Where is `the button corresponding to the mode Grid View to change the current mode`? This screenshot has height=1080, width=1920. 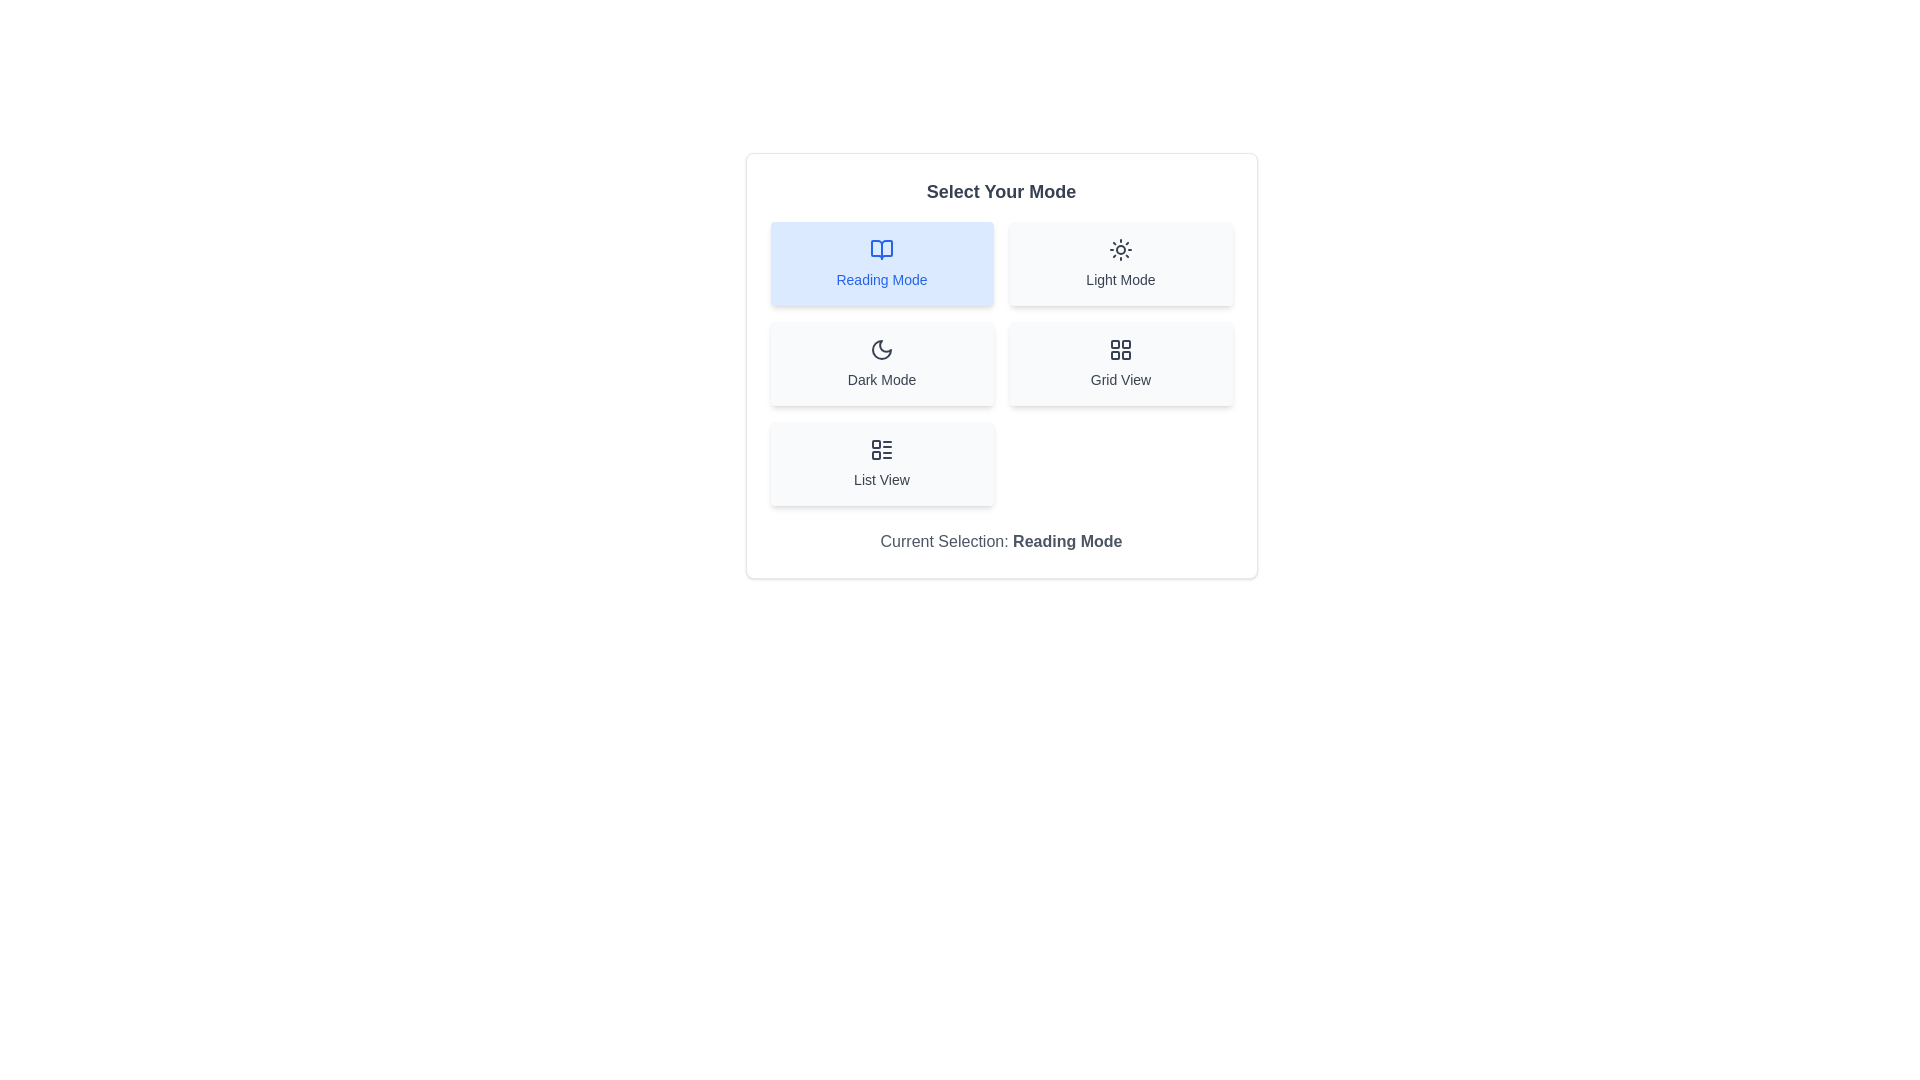 the button corresponding to the mode Grid View to change the current mode is located at coordinates (1121, 363).